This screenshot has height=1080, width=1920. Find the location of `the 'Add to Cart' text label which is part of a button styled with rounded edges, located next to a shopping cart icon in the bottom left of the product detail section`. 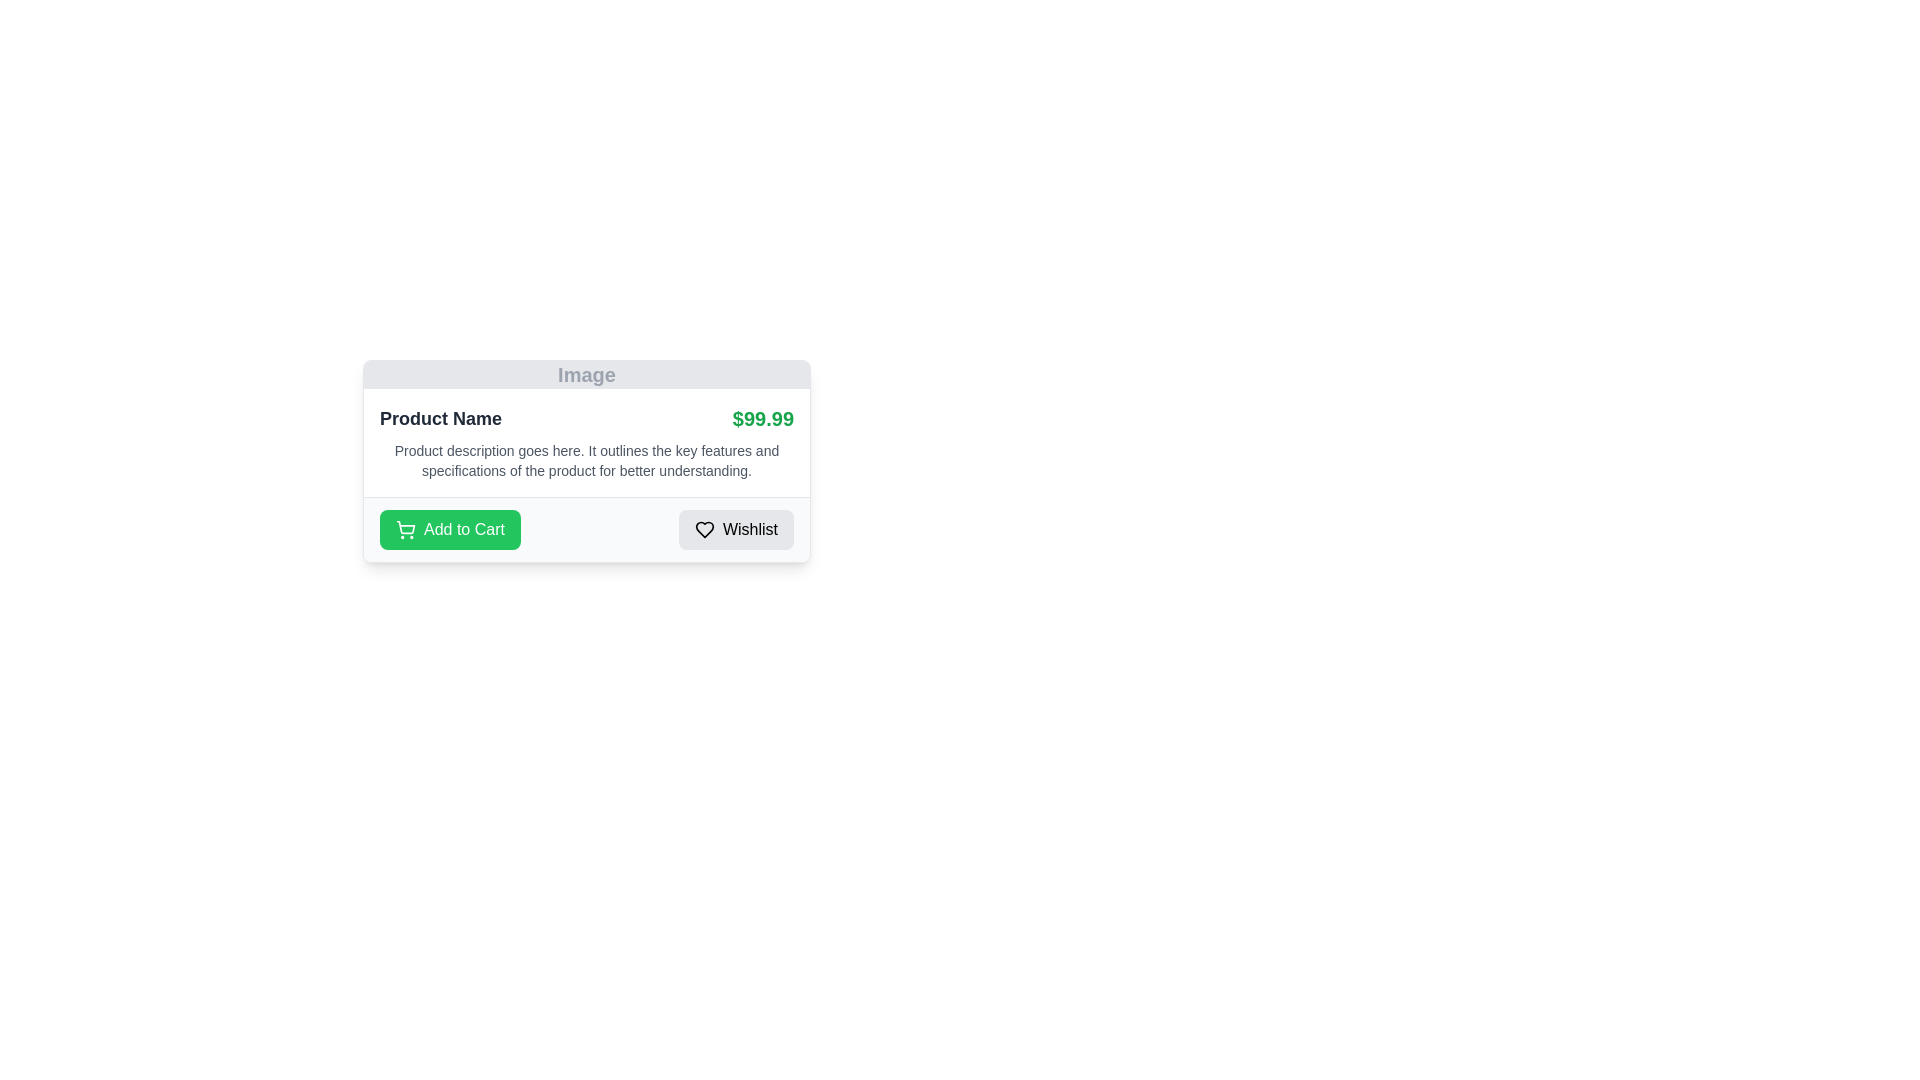

the 'Add to Cart' text label which is part of a button styled with rounded edges, located next to a shopping cart icon in the bottom left of the product detail section is located at coordinates (463, 528).